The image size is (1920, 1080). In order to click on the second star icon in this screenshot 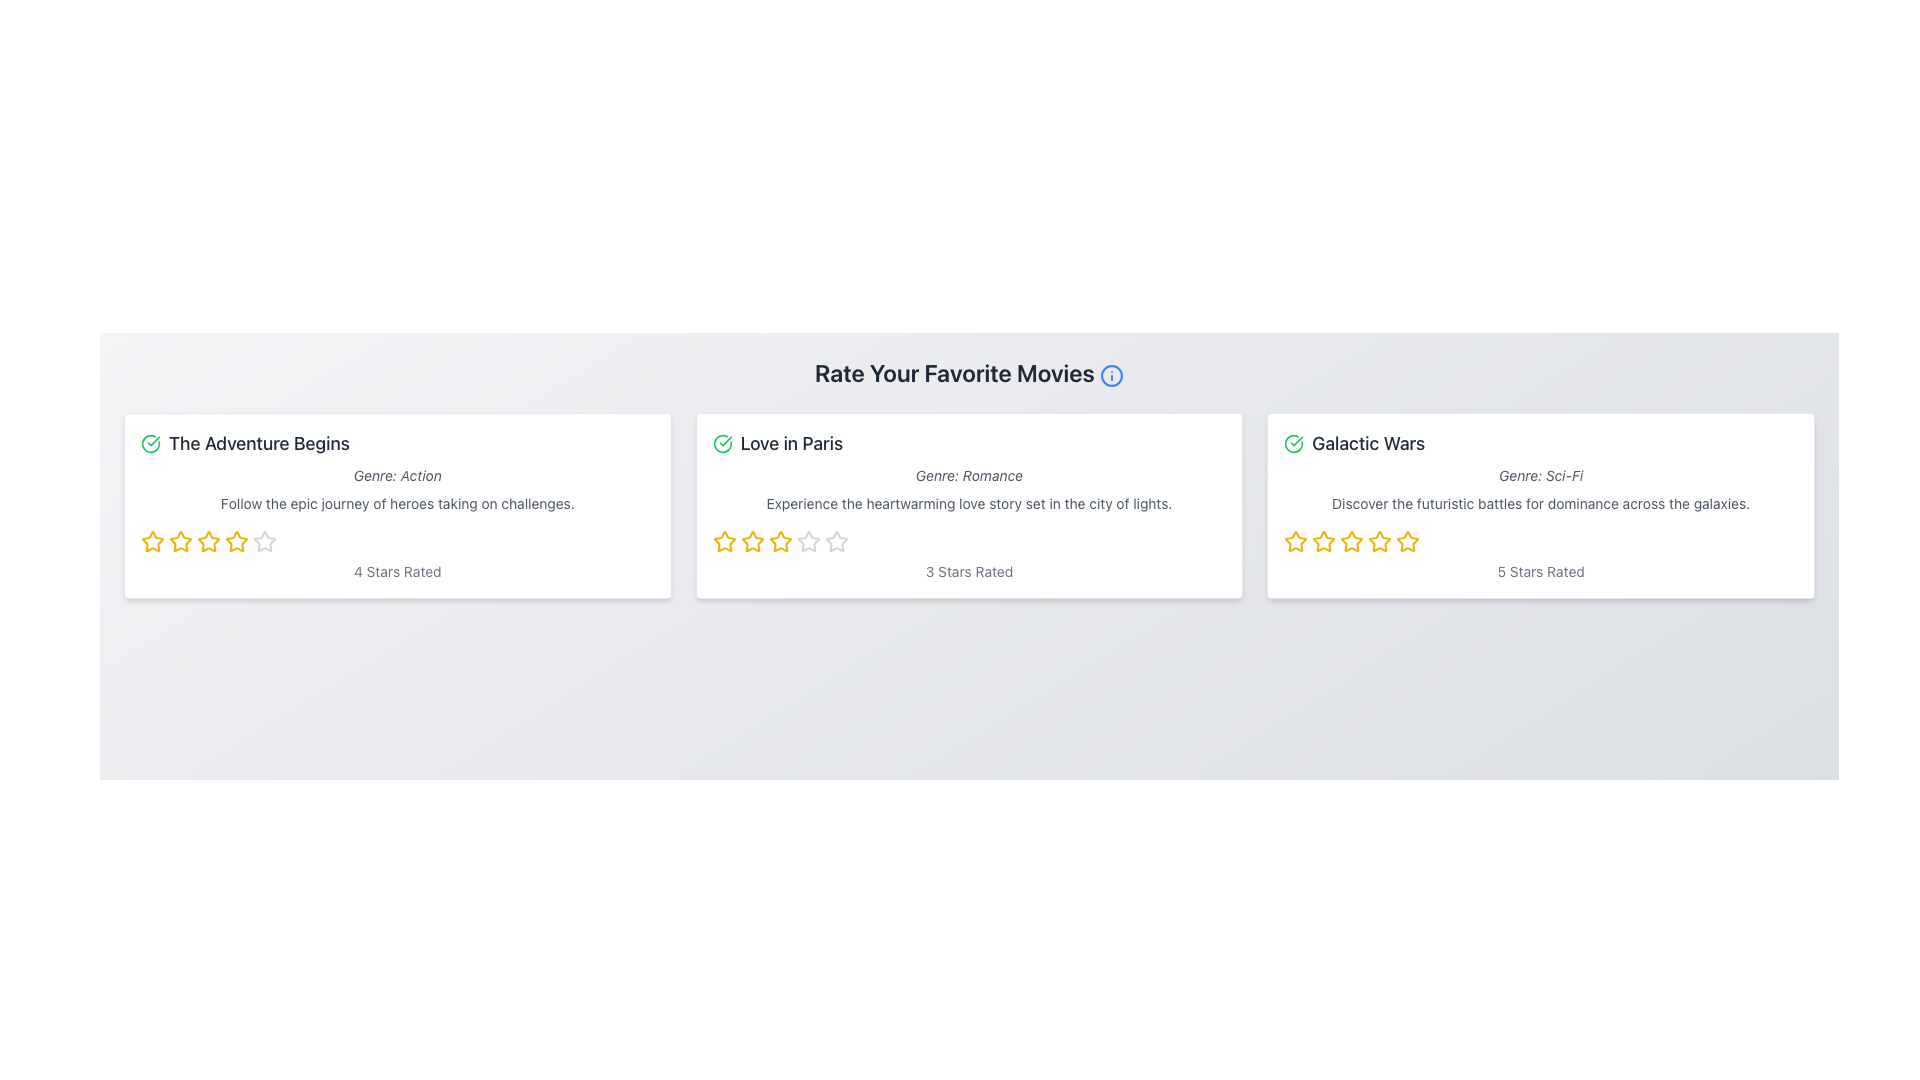, I will do `click(181, 541)`.